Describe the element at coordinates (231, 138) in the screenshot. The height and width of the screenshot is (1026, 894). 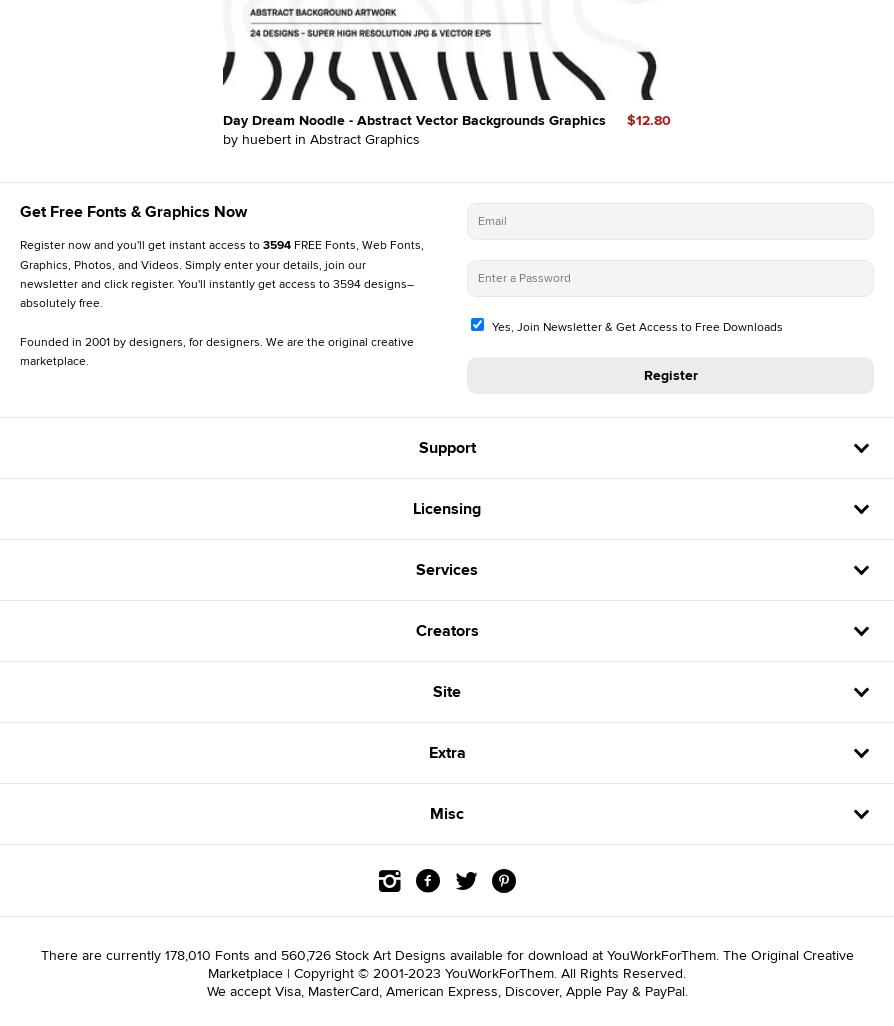
I see `'by'` at that location.